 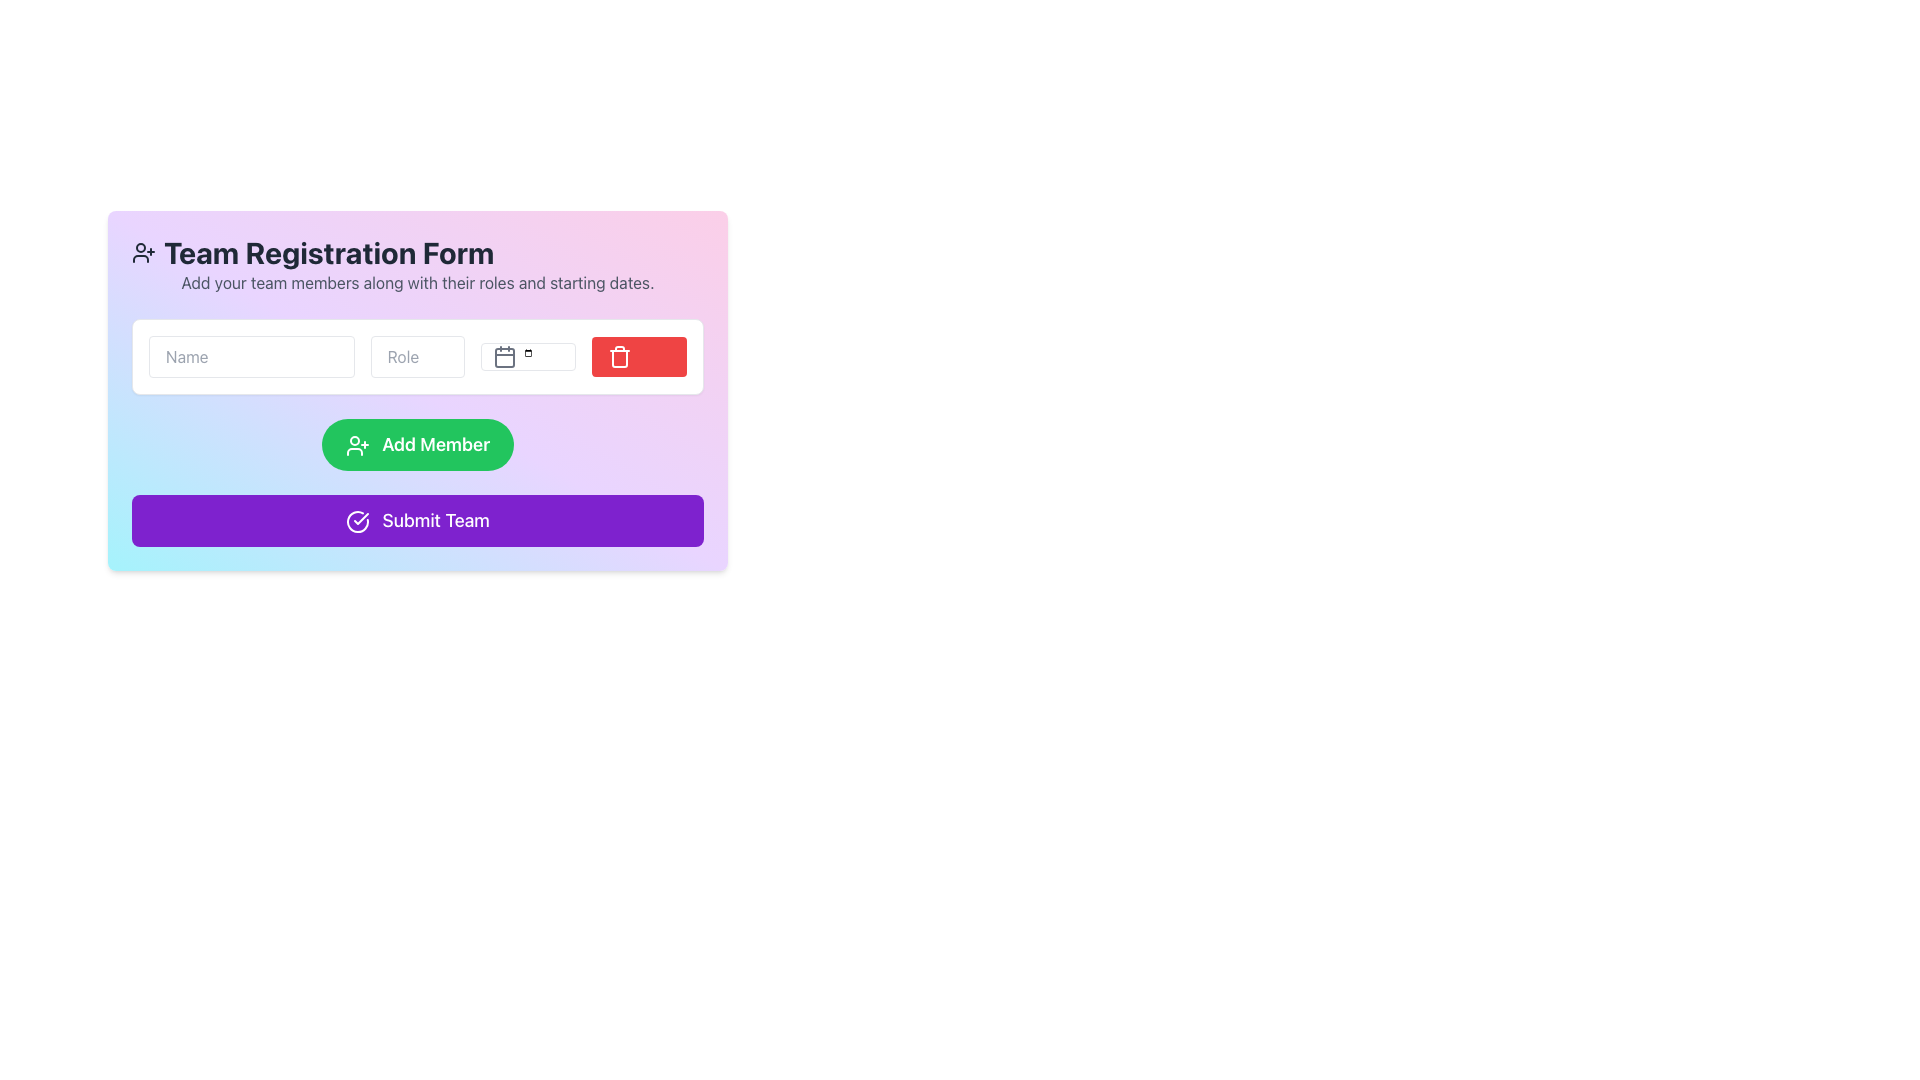 What do you see at coordinates (416, 431) in the screenshot?
I see `the green, rounded rectangle-shaped button labeled 'Add Member' located below the form input section` at bounding box center [416, 431].